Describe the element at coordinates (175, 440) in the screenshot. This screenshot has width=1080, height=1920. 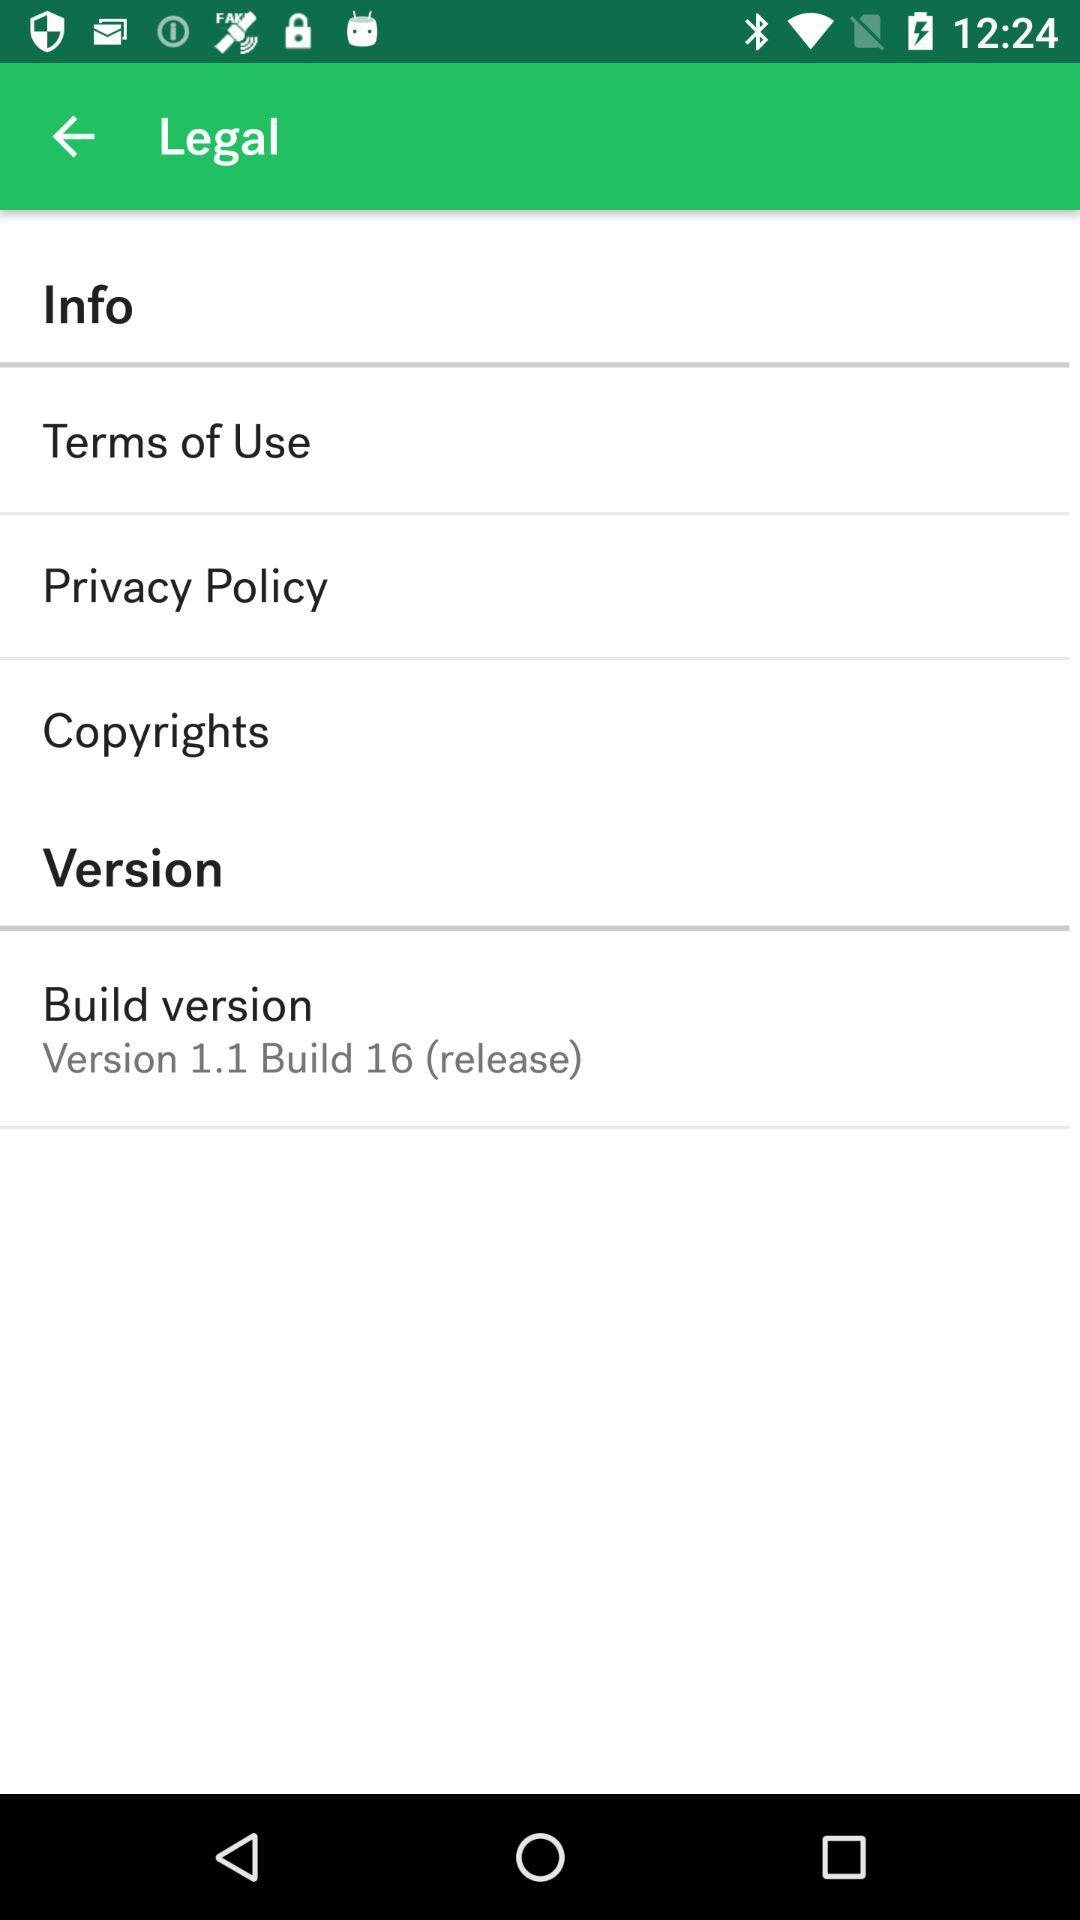
I see `icon above privacy policy icon` at that location.